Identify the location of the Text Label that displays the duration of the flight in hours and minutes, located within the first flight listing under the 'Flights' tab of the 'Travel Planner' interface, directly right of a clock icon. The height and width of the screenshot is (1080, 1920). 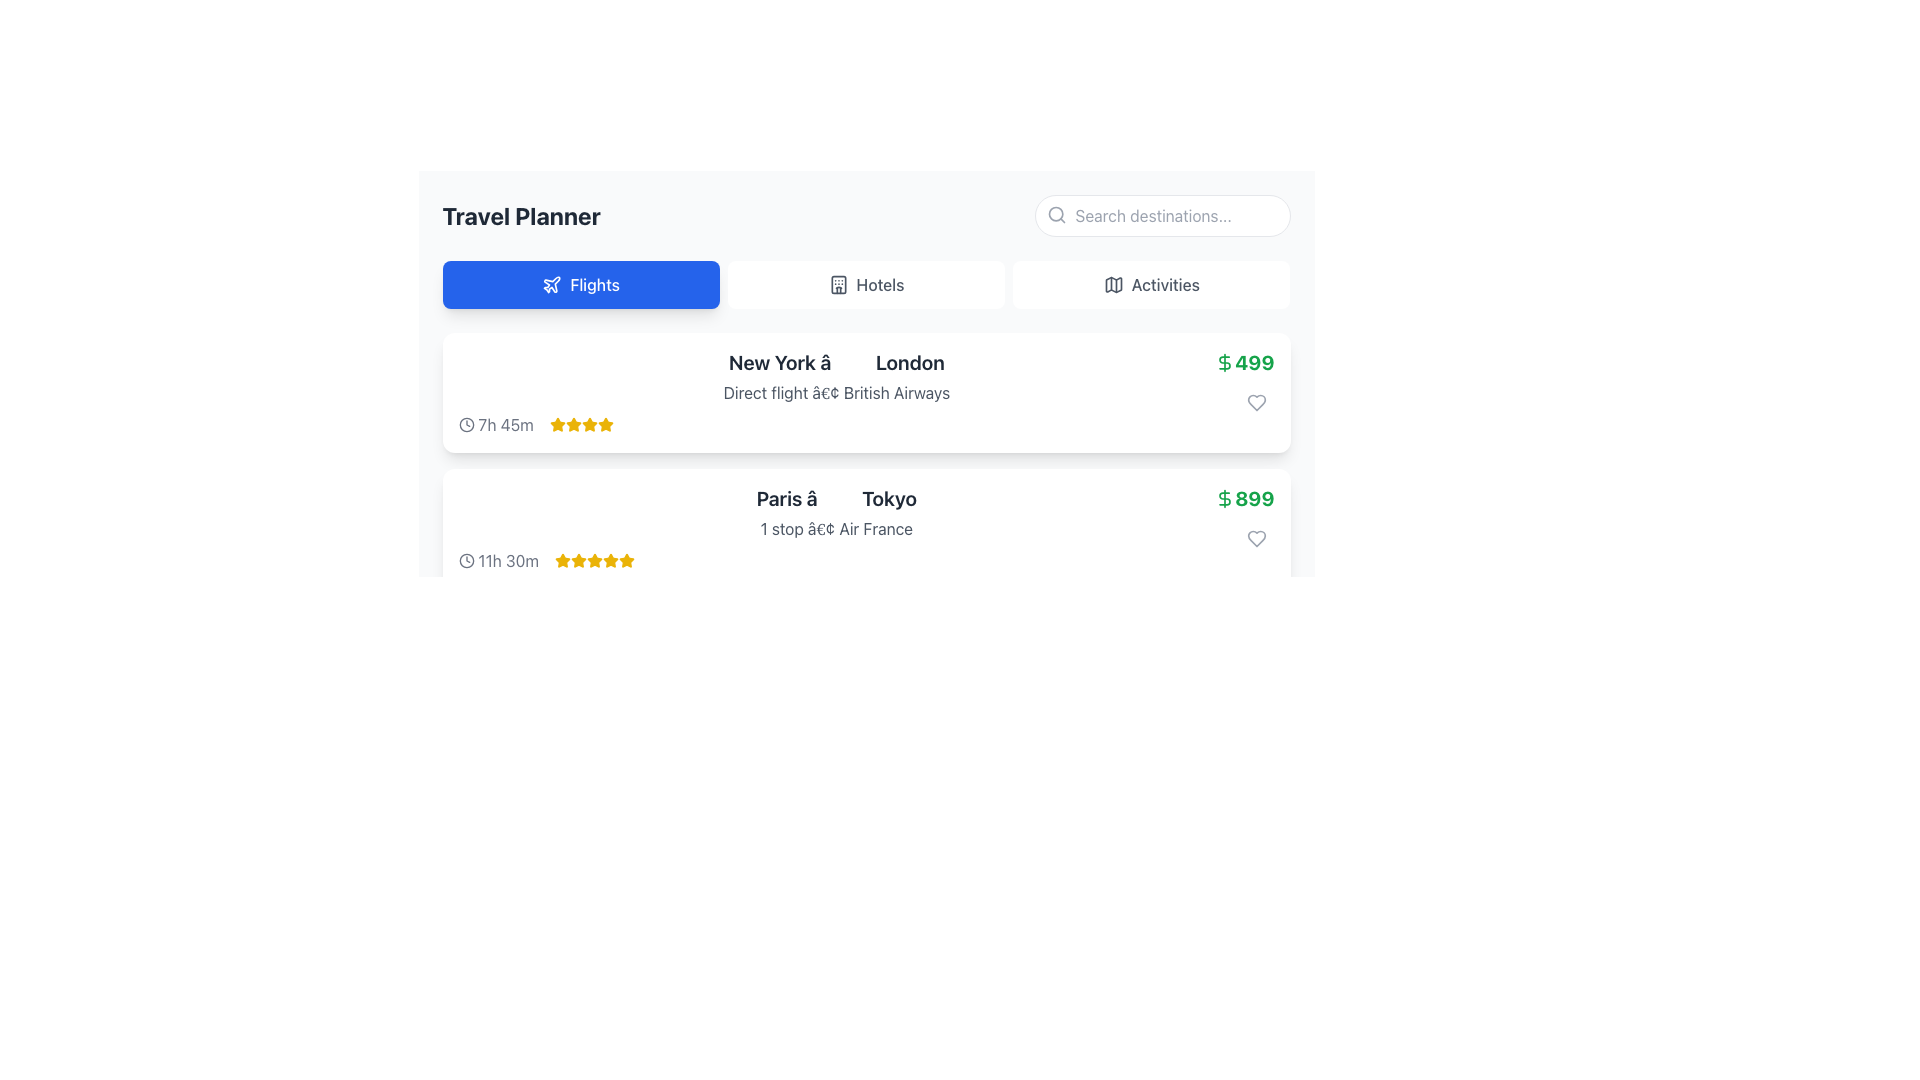
(506, 423).